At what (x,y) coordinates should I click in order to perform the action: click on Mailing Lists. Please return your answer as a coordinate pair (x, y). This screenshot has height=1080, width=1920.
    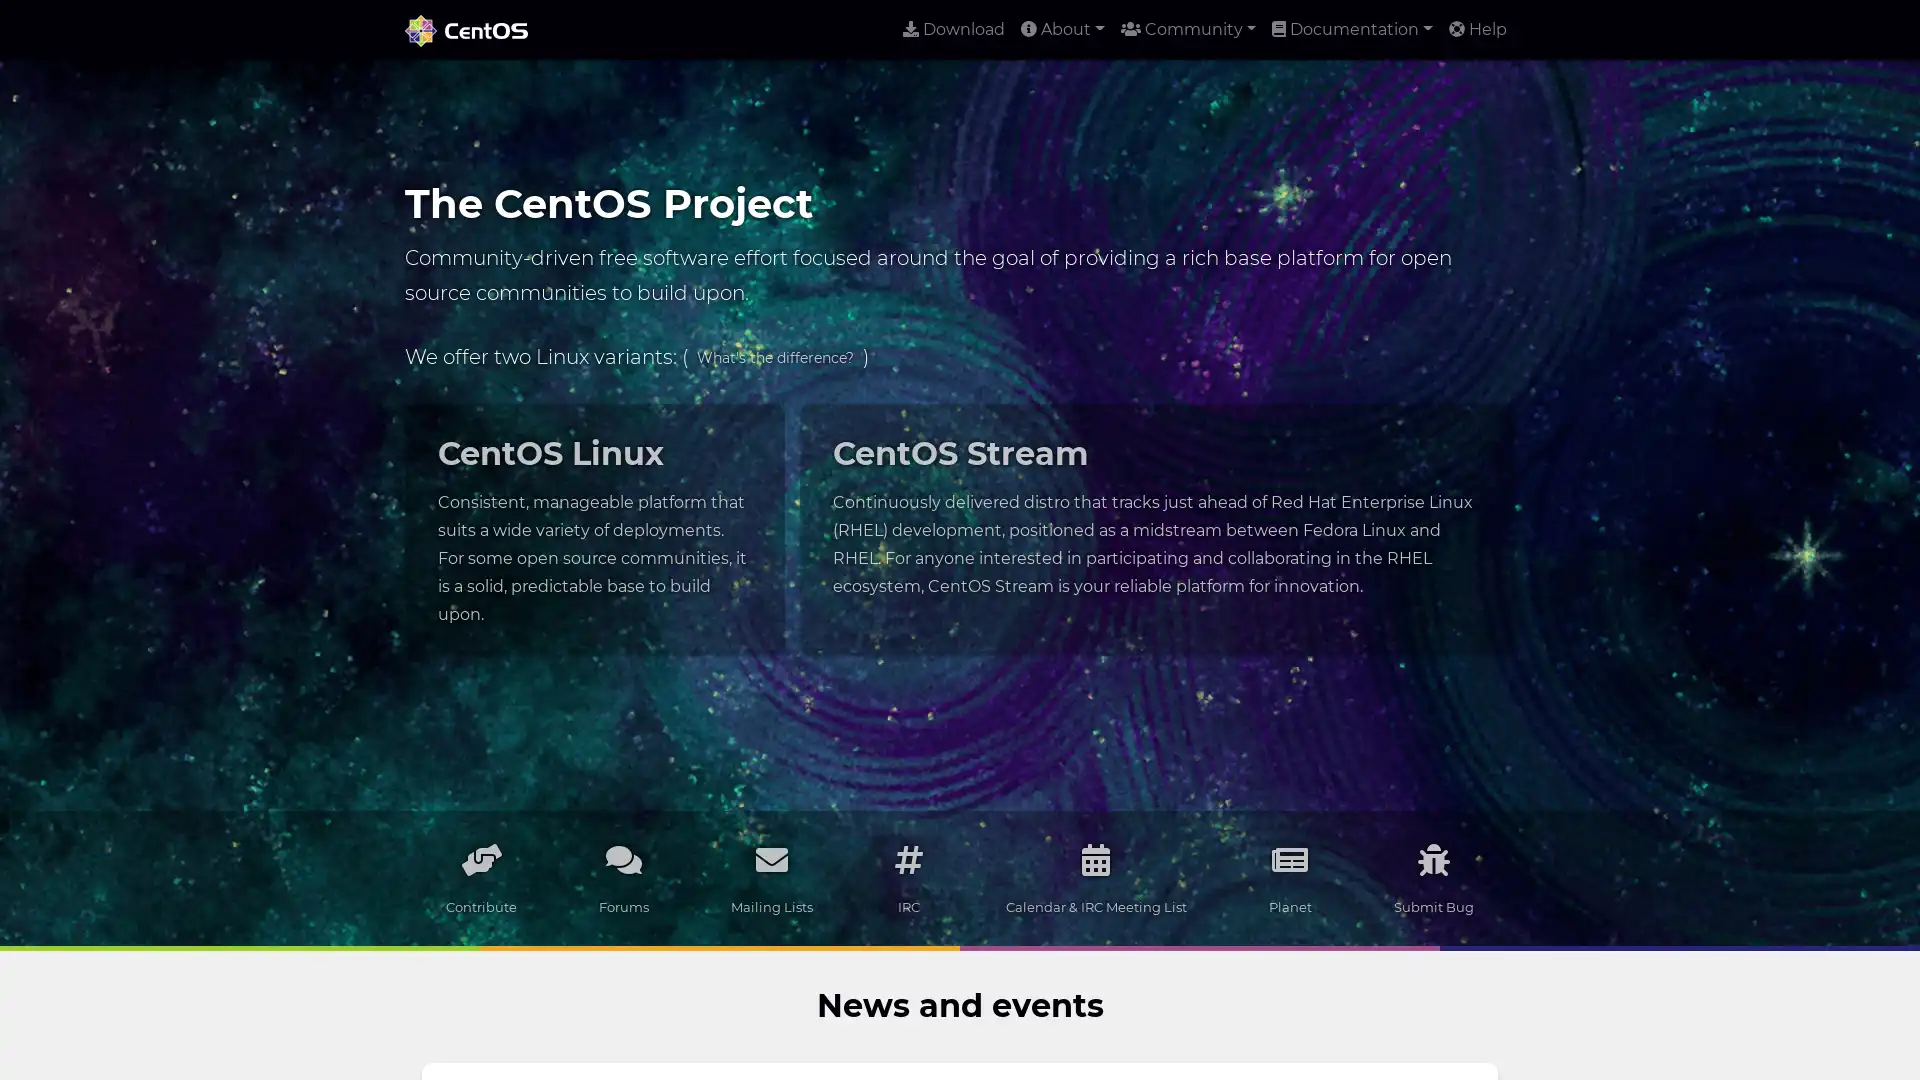
    Looking at the image, I should click on (771, 877).